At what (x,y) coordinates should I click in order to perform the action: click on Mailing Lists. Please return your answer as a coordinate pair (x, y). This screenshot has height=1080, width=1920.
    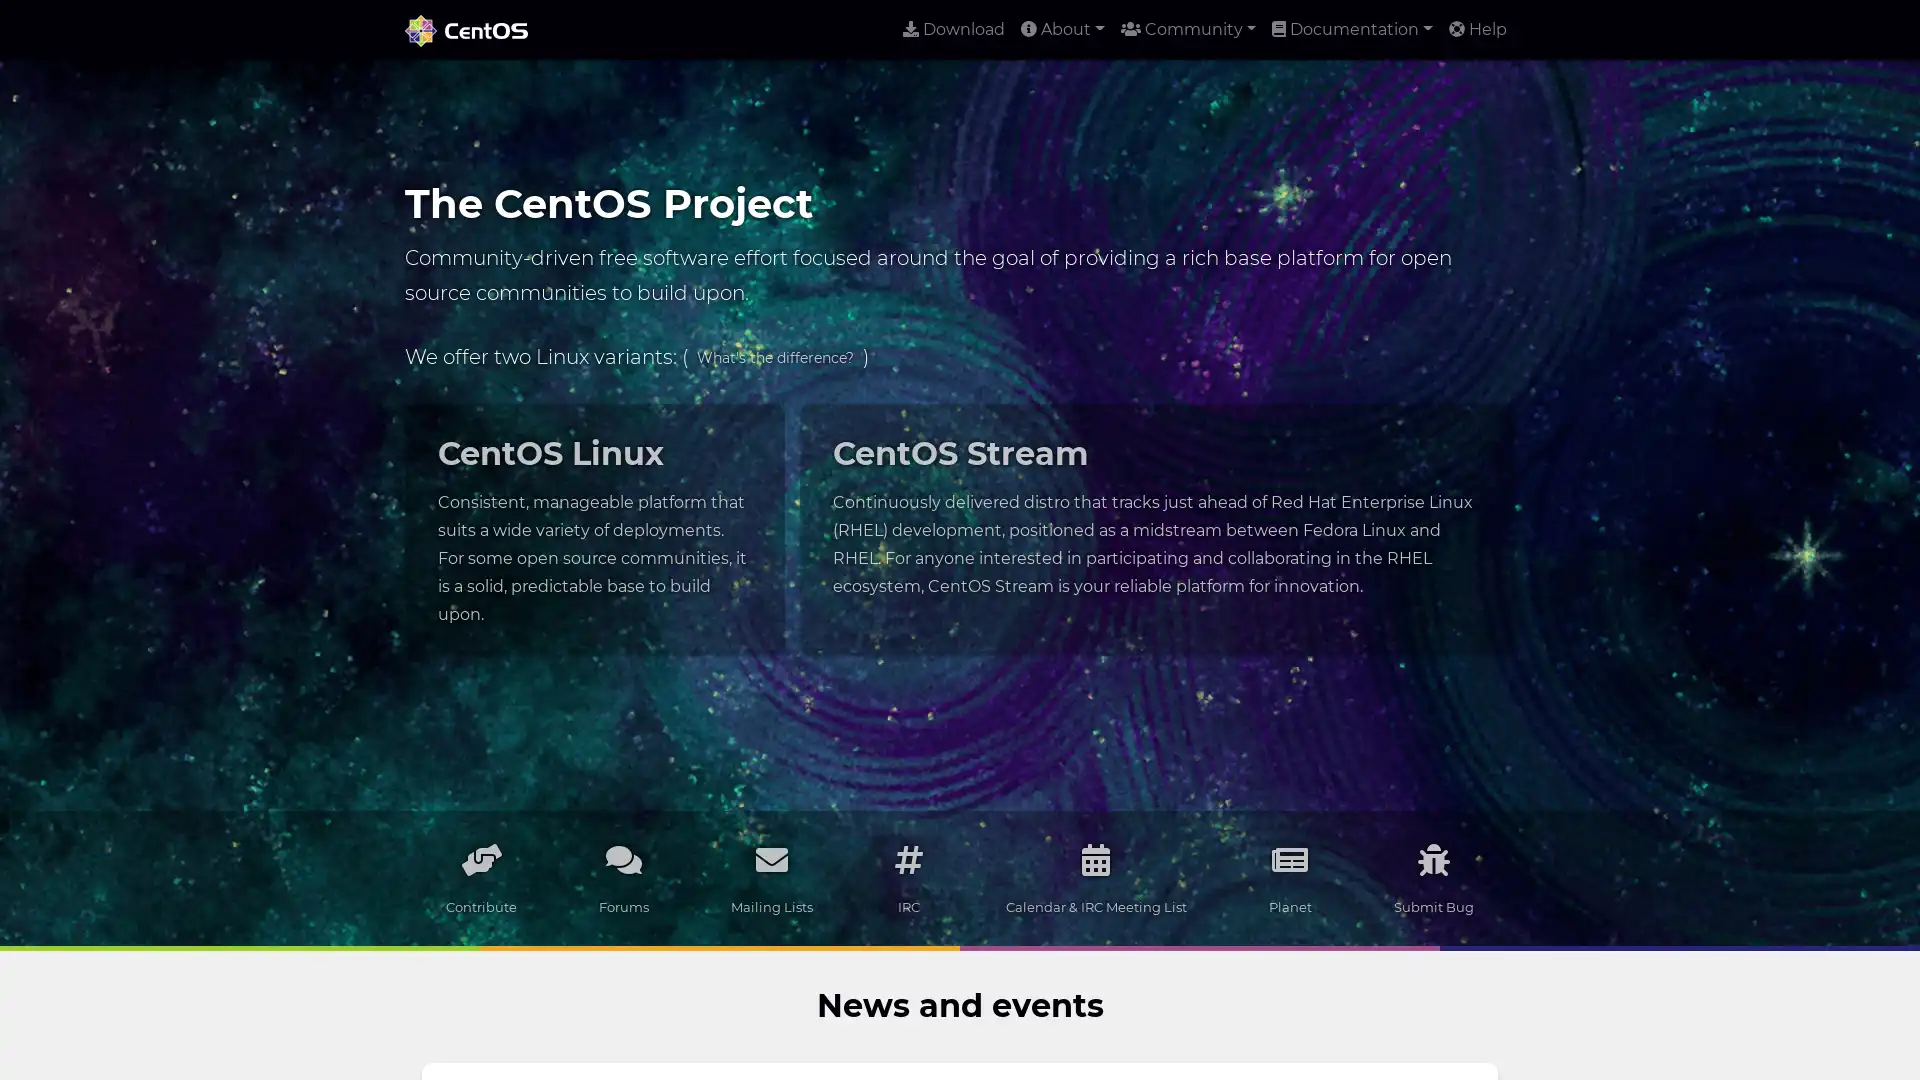
    Looking at the image, I should click on (771, 877).